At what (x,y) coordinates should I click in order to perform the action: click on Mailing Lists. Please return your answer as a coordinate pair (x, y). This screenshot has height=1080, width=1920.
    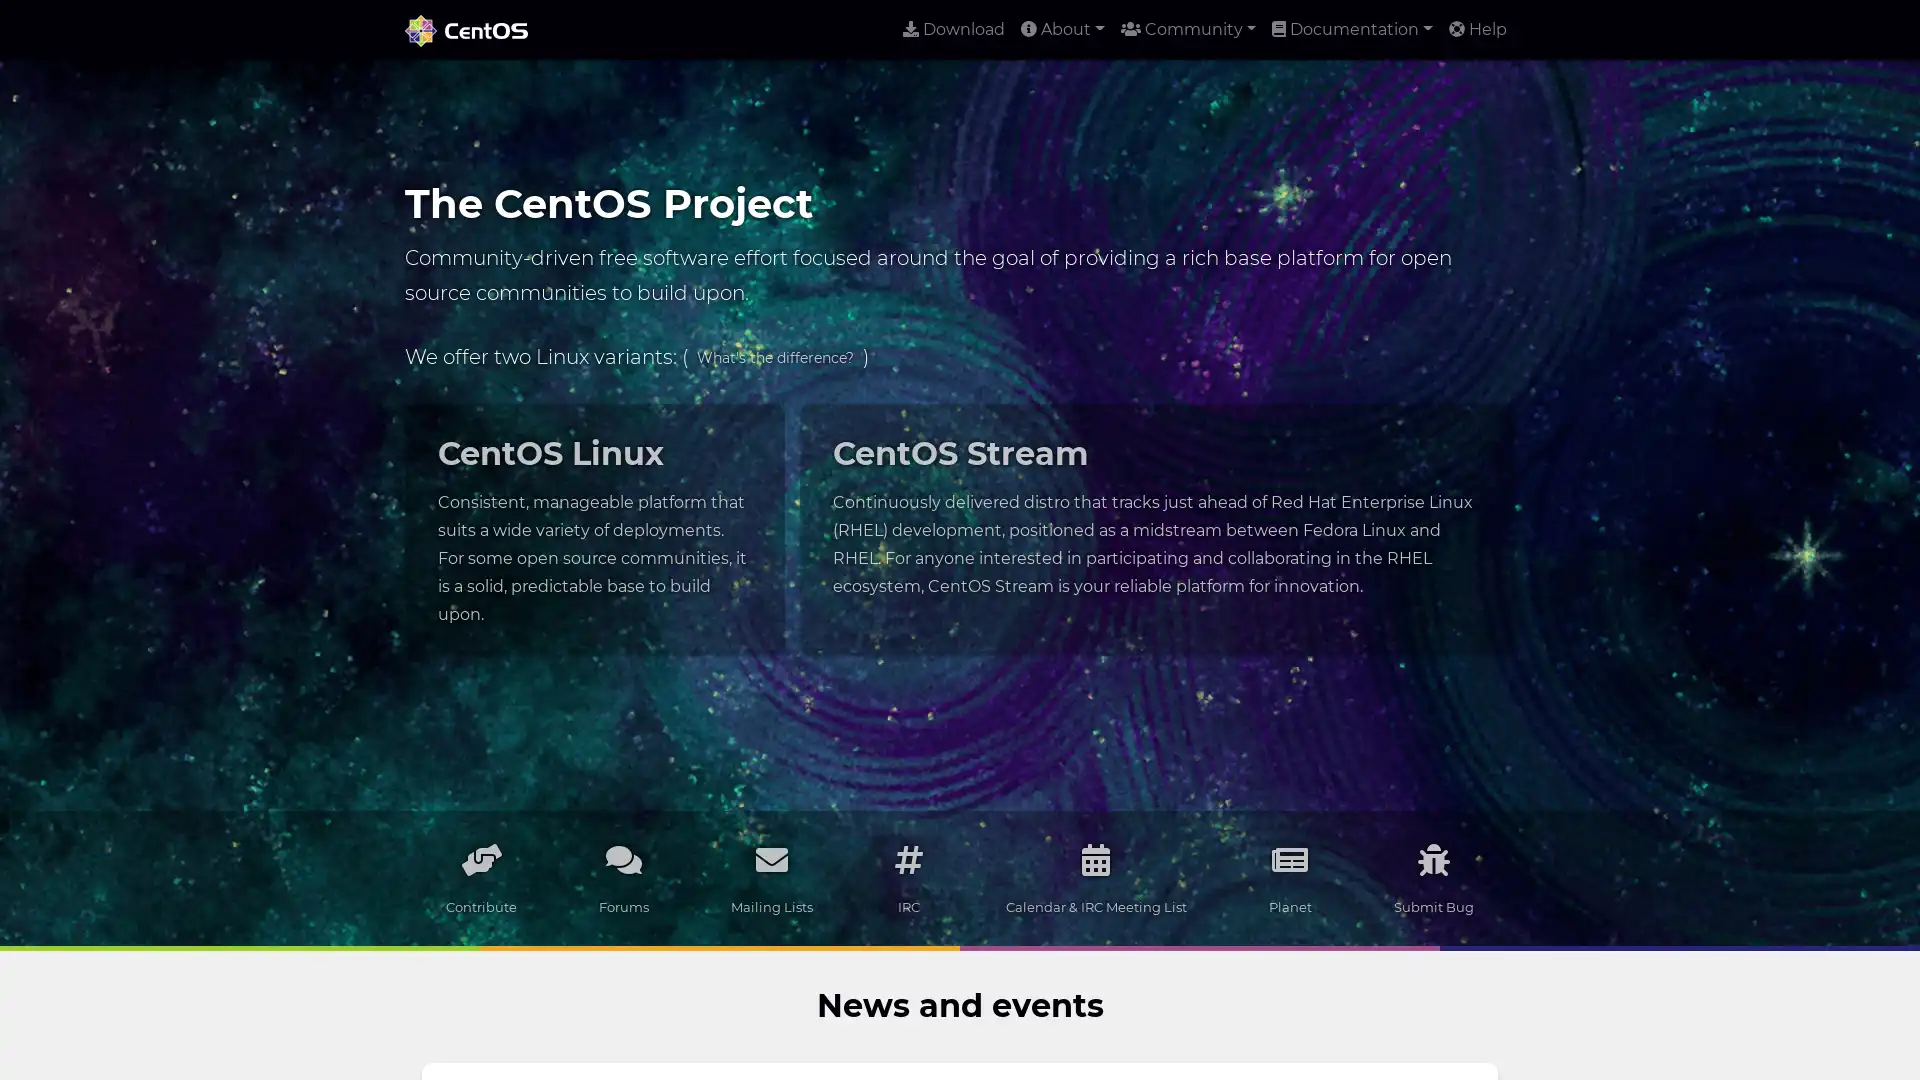
    Looking at the image, I should click on (771, 877).